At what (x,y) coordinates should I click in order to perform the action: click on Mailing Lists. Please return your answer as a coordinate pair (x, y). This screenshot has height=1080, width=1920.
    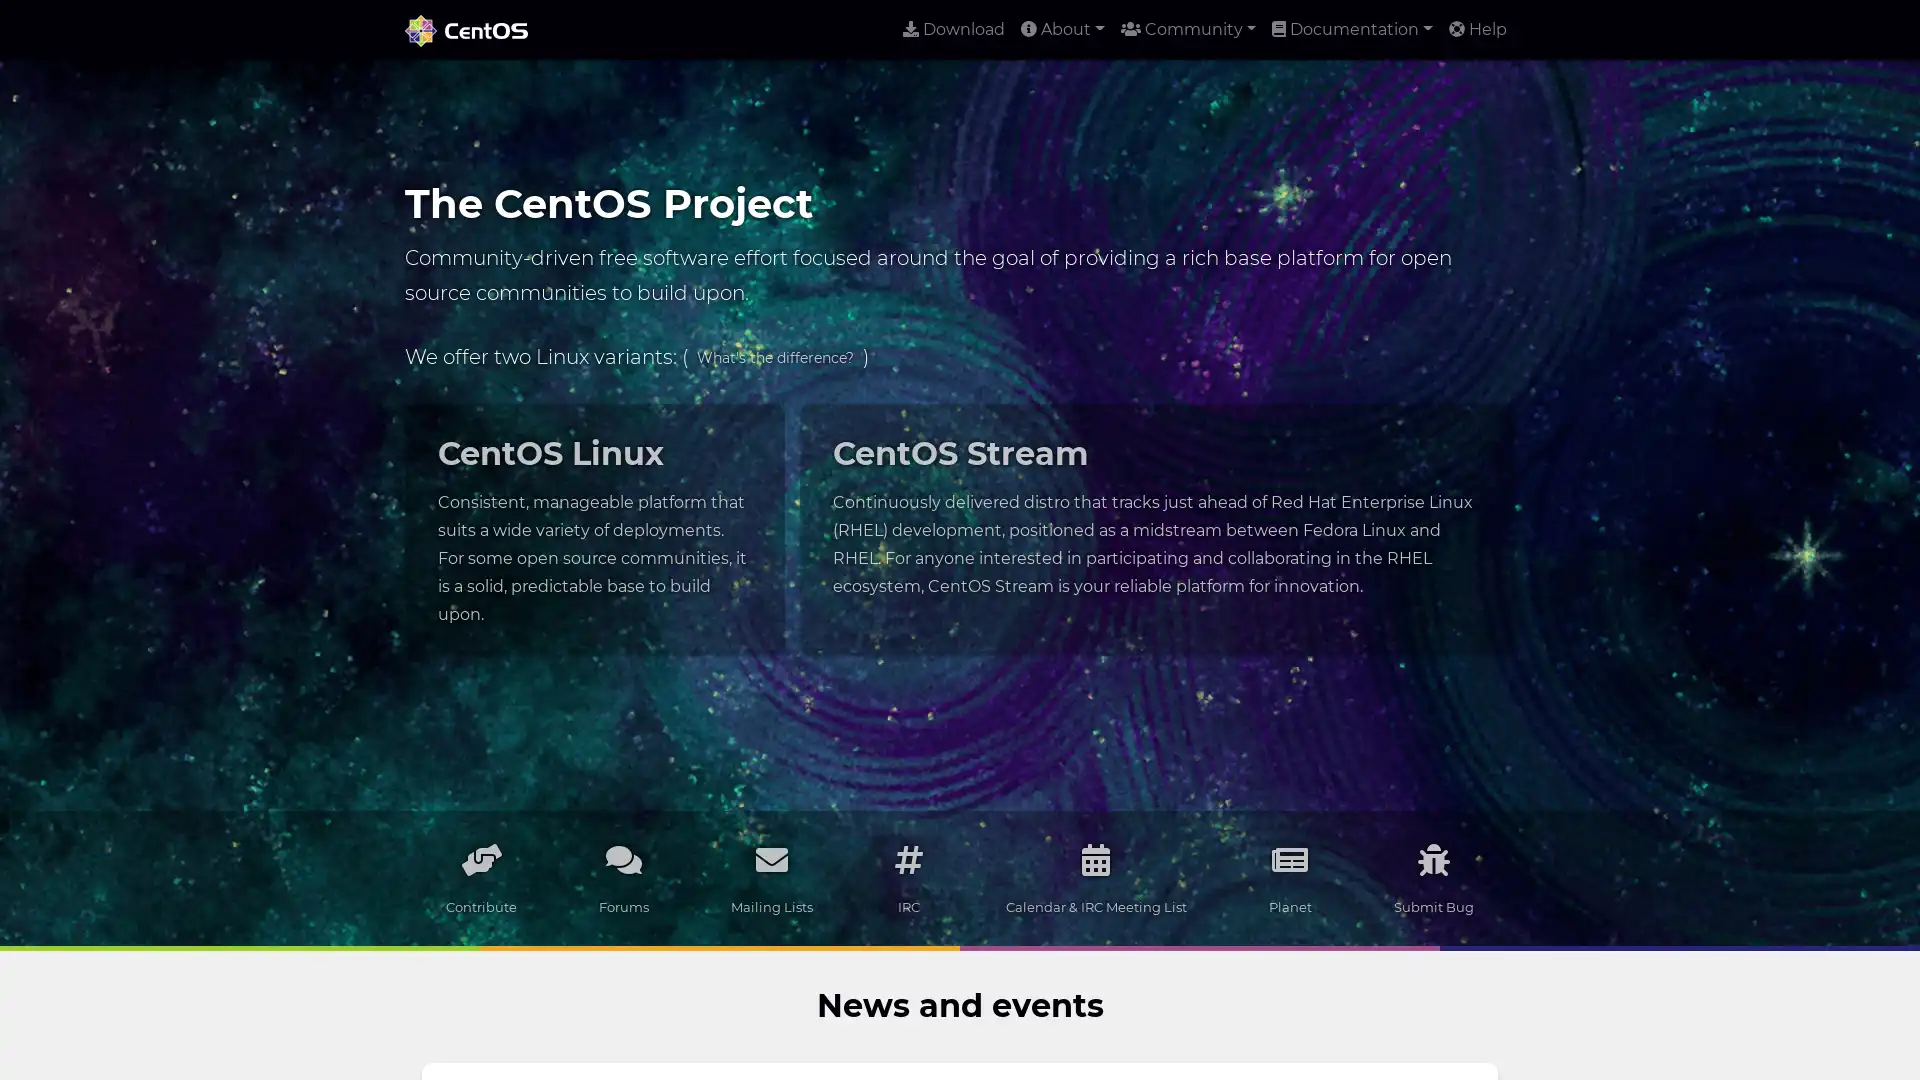
    Looking at the image, I should click on (771, 877).